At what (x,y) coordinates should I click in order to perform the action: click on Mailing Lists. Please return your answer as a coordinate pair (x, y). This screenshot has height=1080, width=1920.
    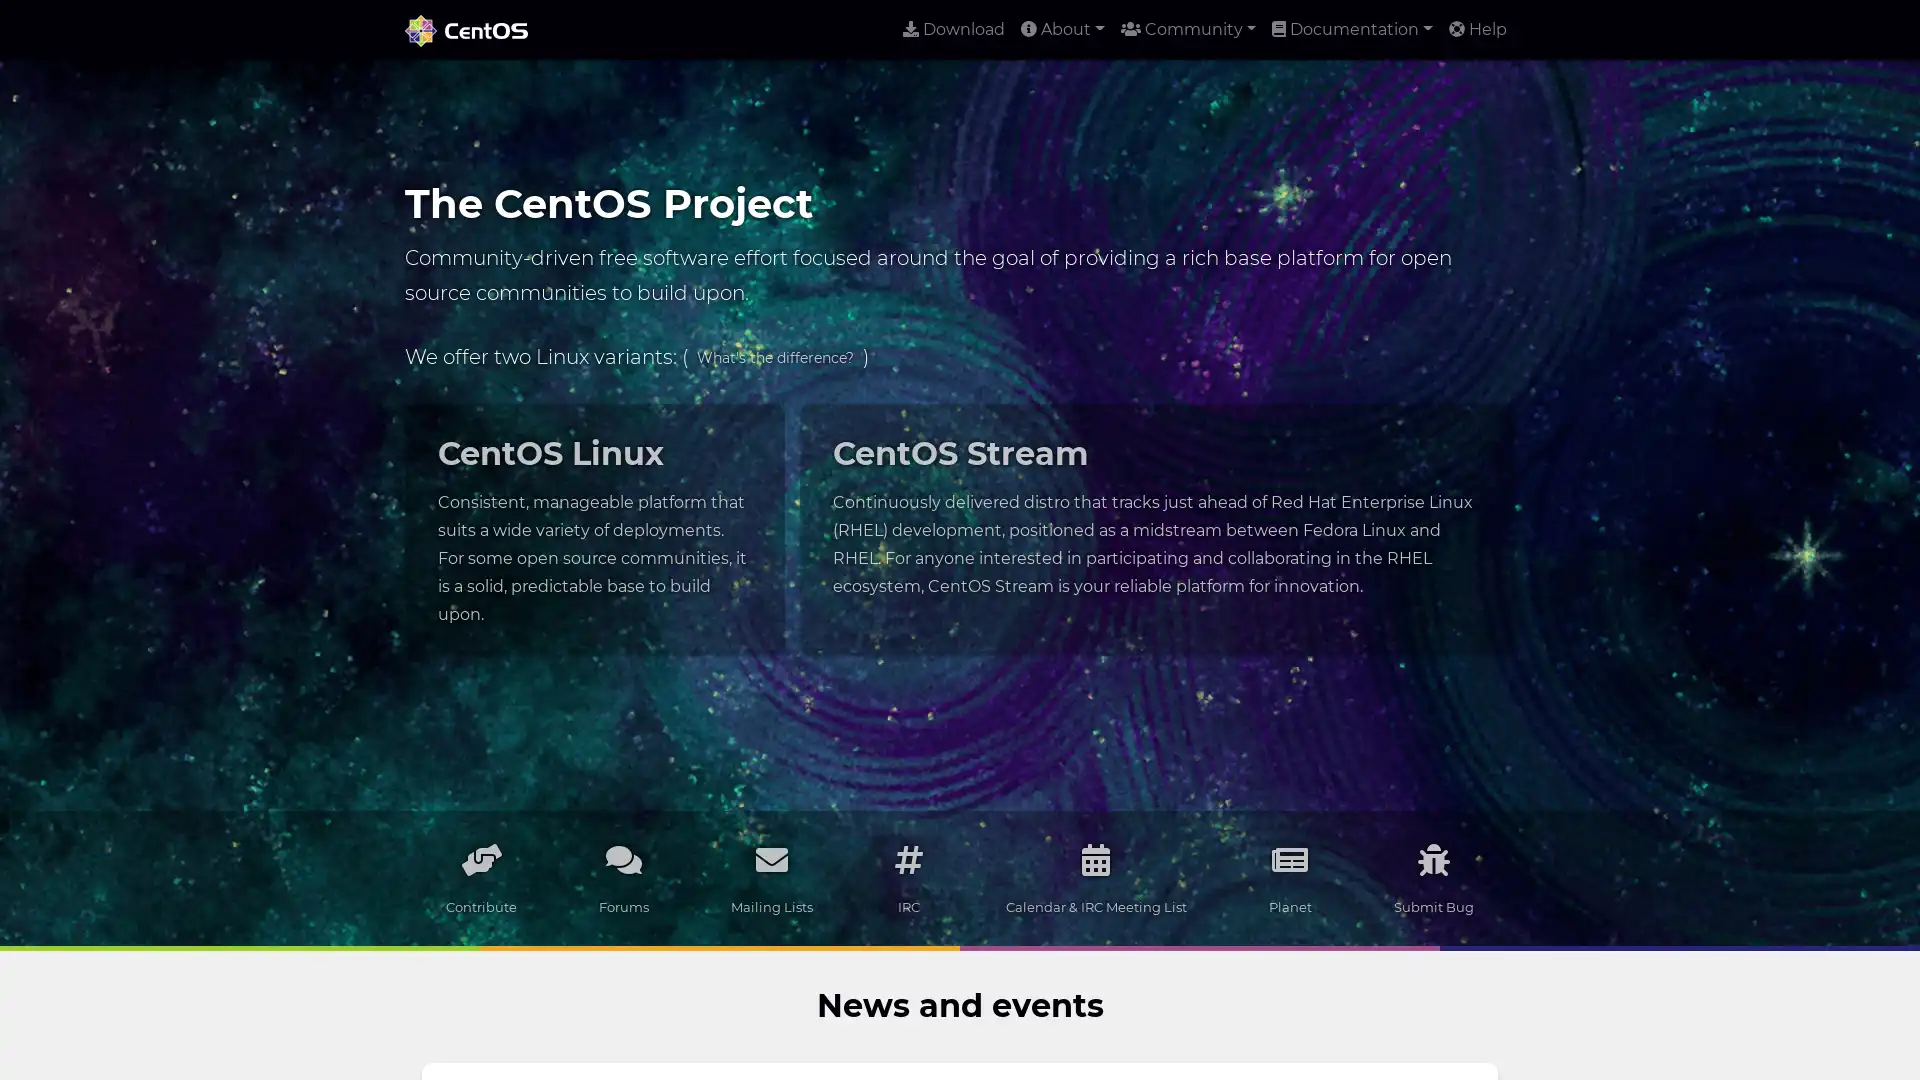
    Looking at the image, I should click on (771, 877).